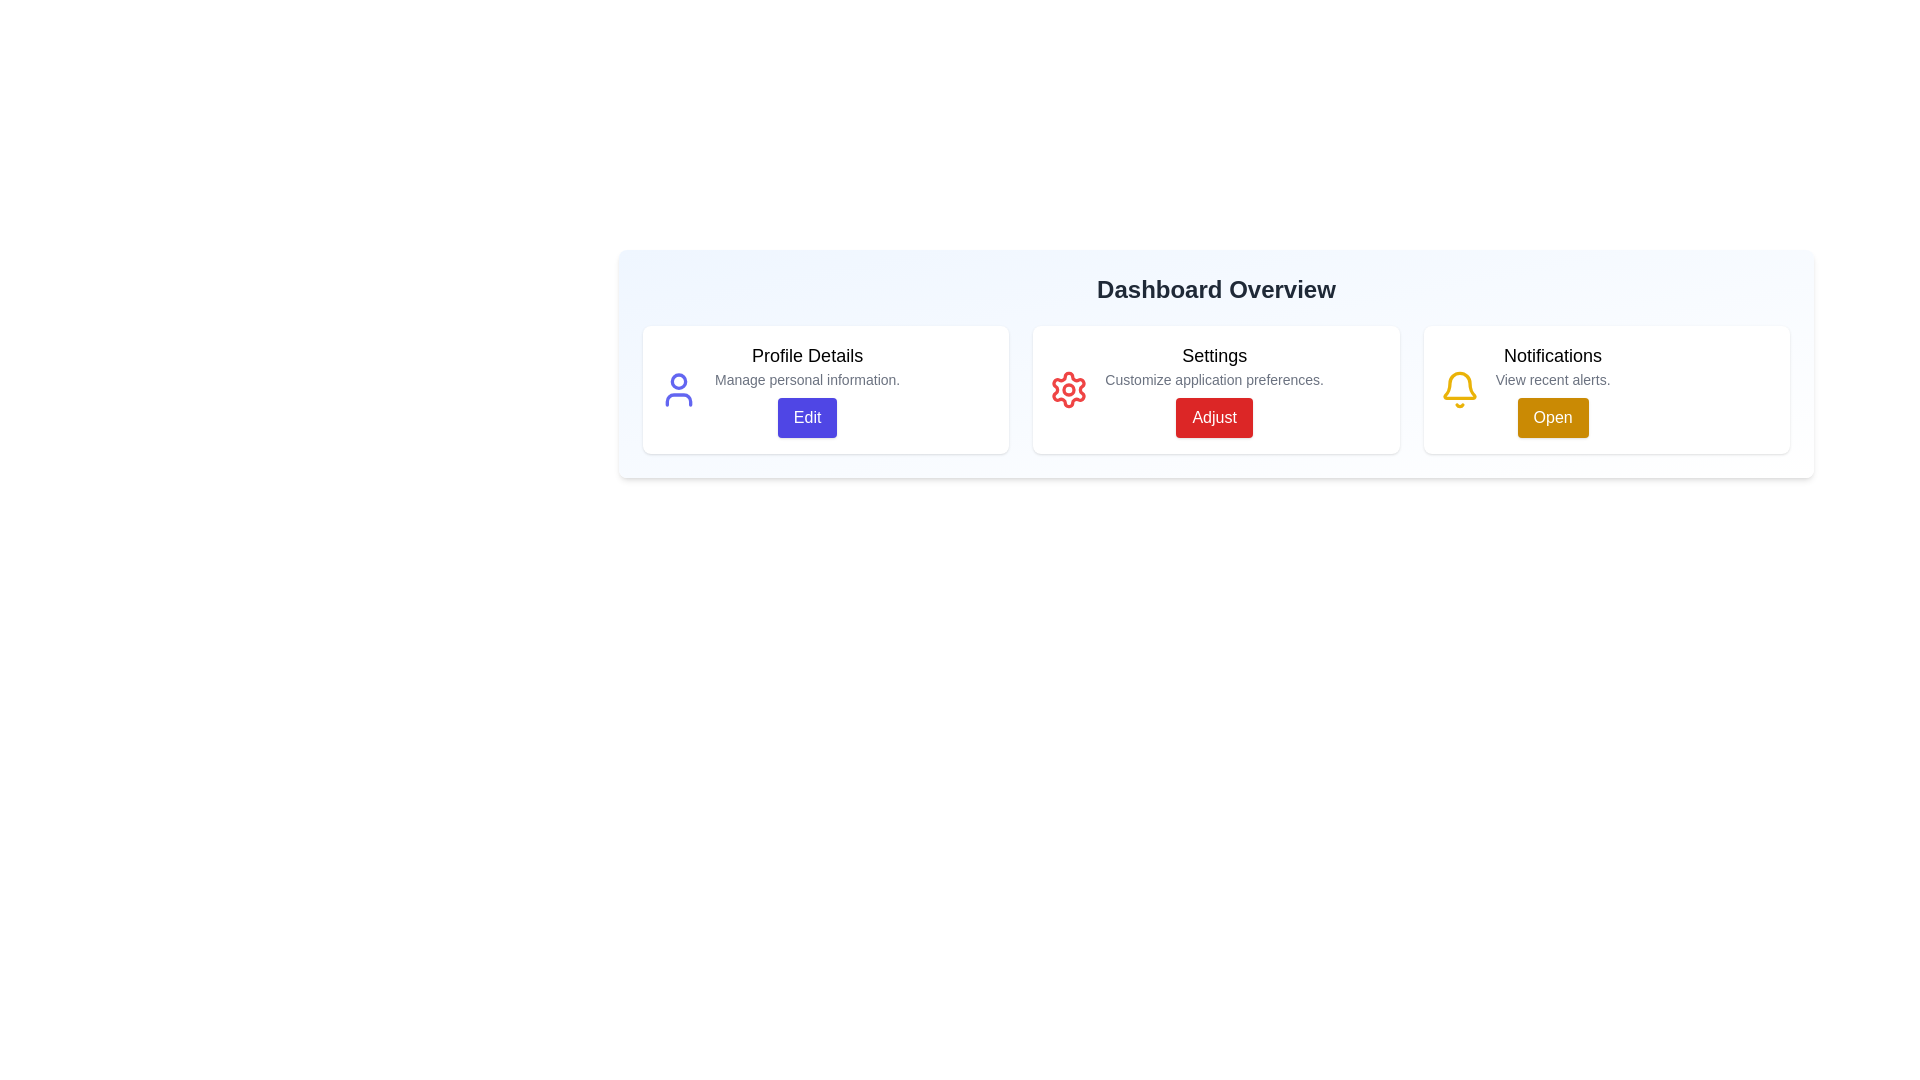 The height and width of the screenshot is (1080, 1920). What do you see at coordinates (1068, 389) in the screenshot?
I see `the circular feature within the cogwheel icon that symbolizes settings, located in the center of the dashboard's settings card` at bounding box center [1068, 389].